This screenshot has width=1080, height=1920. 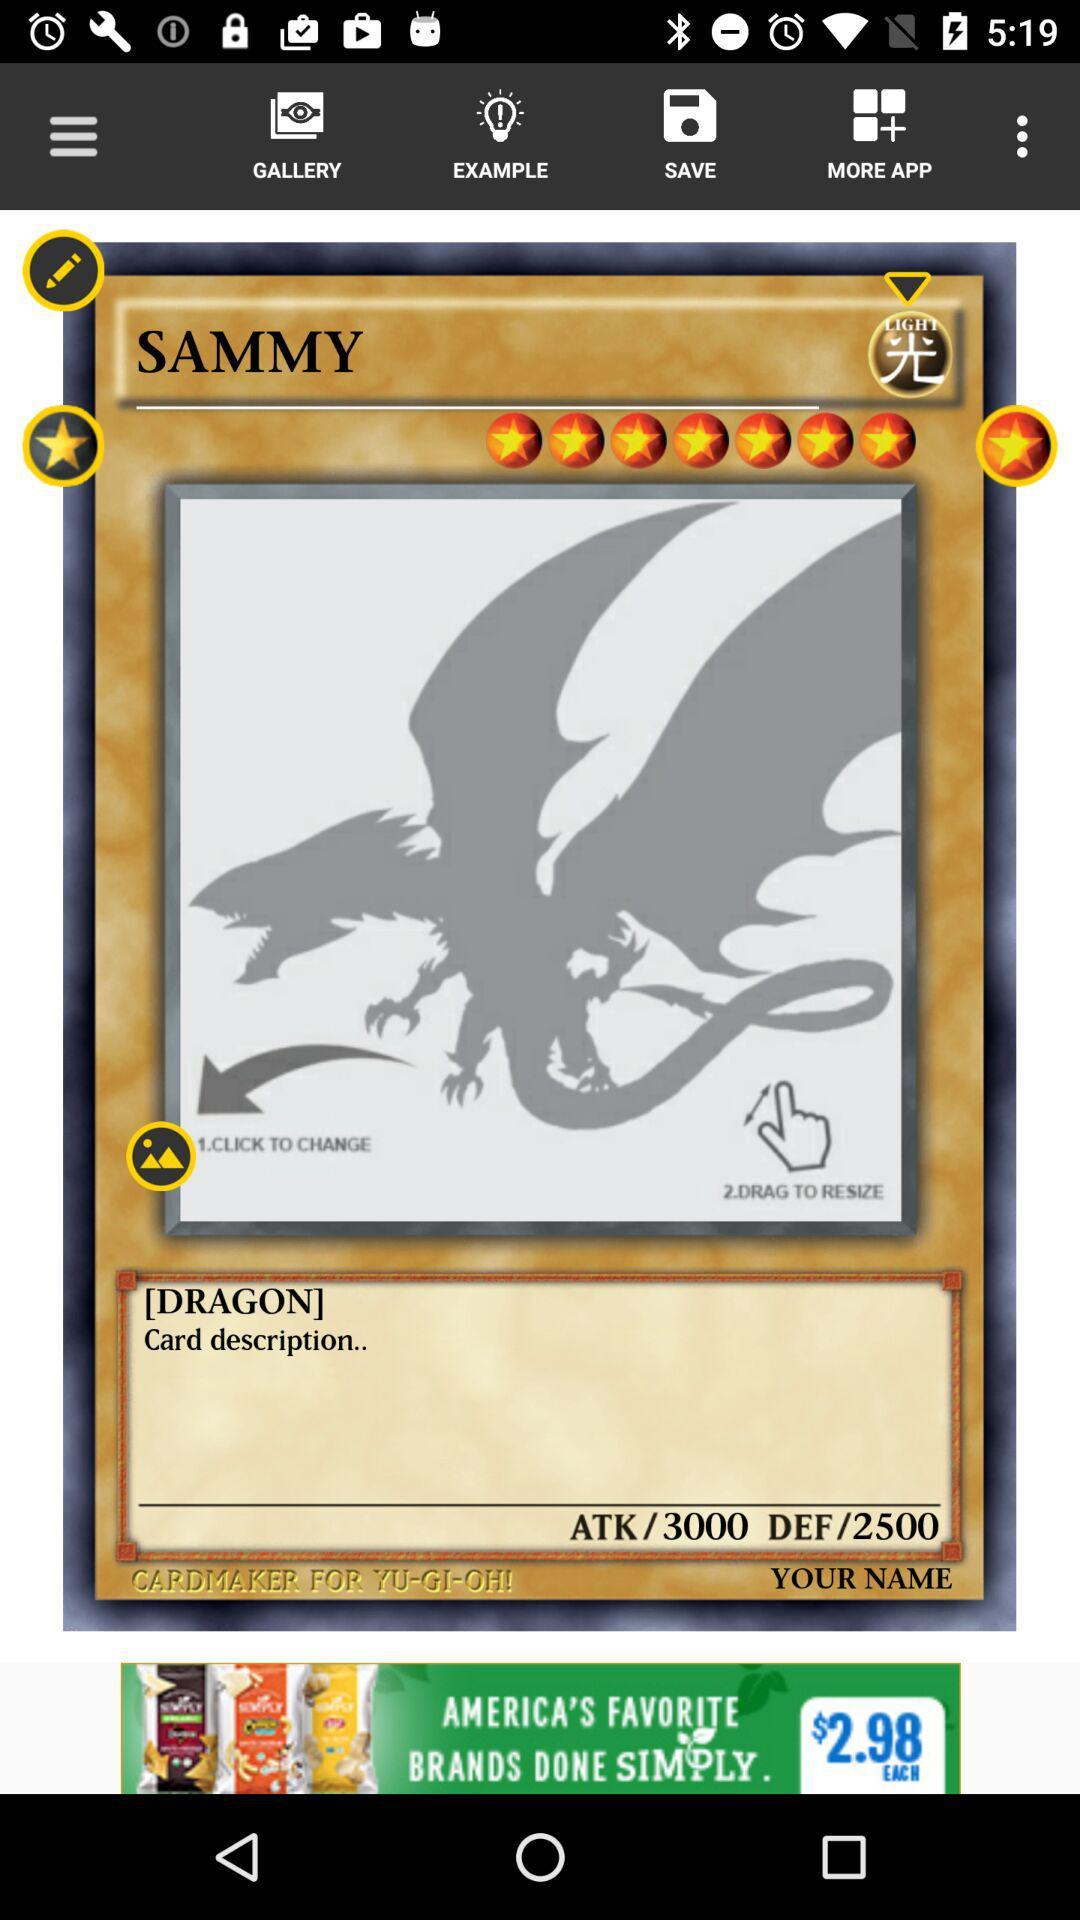 What do you see at coordinates (1016, 444) in the screenshot?
I see `game button` at bounding box center [1016, 444].